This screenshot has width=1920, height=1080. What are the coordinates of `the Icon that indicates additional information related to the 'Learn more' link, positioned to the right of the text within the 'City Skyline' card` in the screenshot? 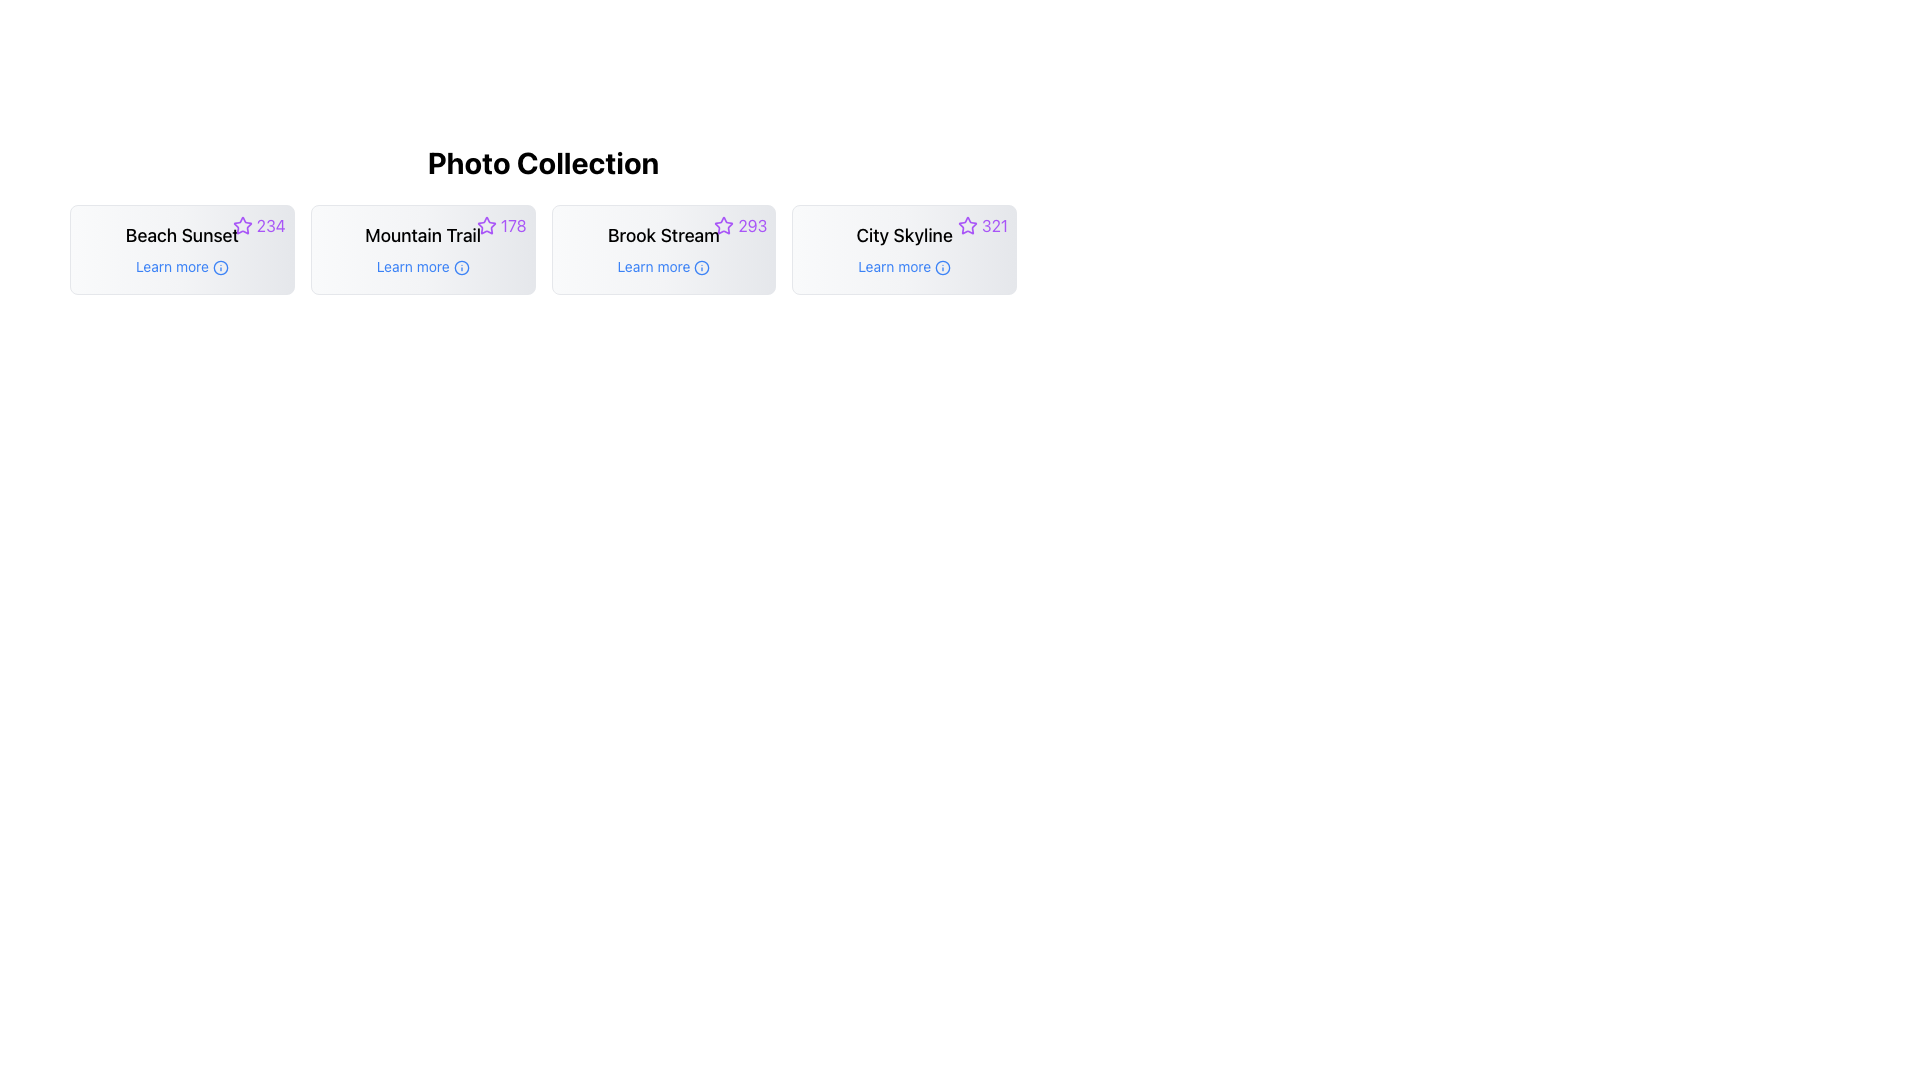 It's located at (942, 267).